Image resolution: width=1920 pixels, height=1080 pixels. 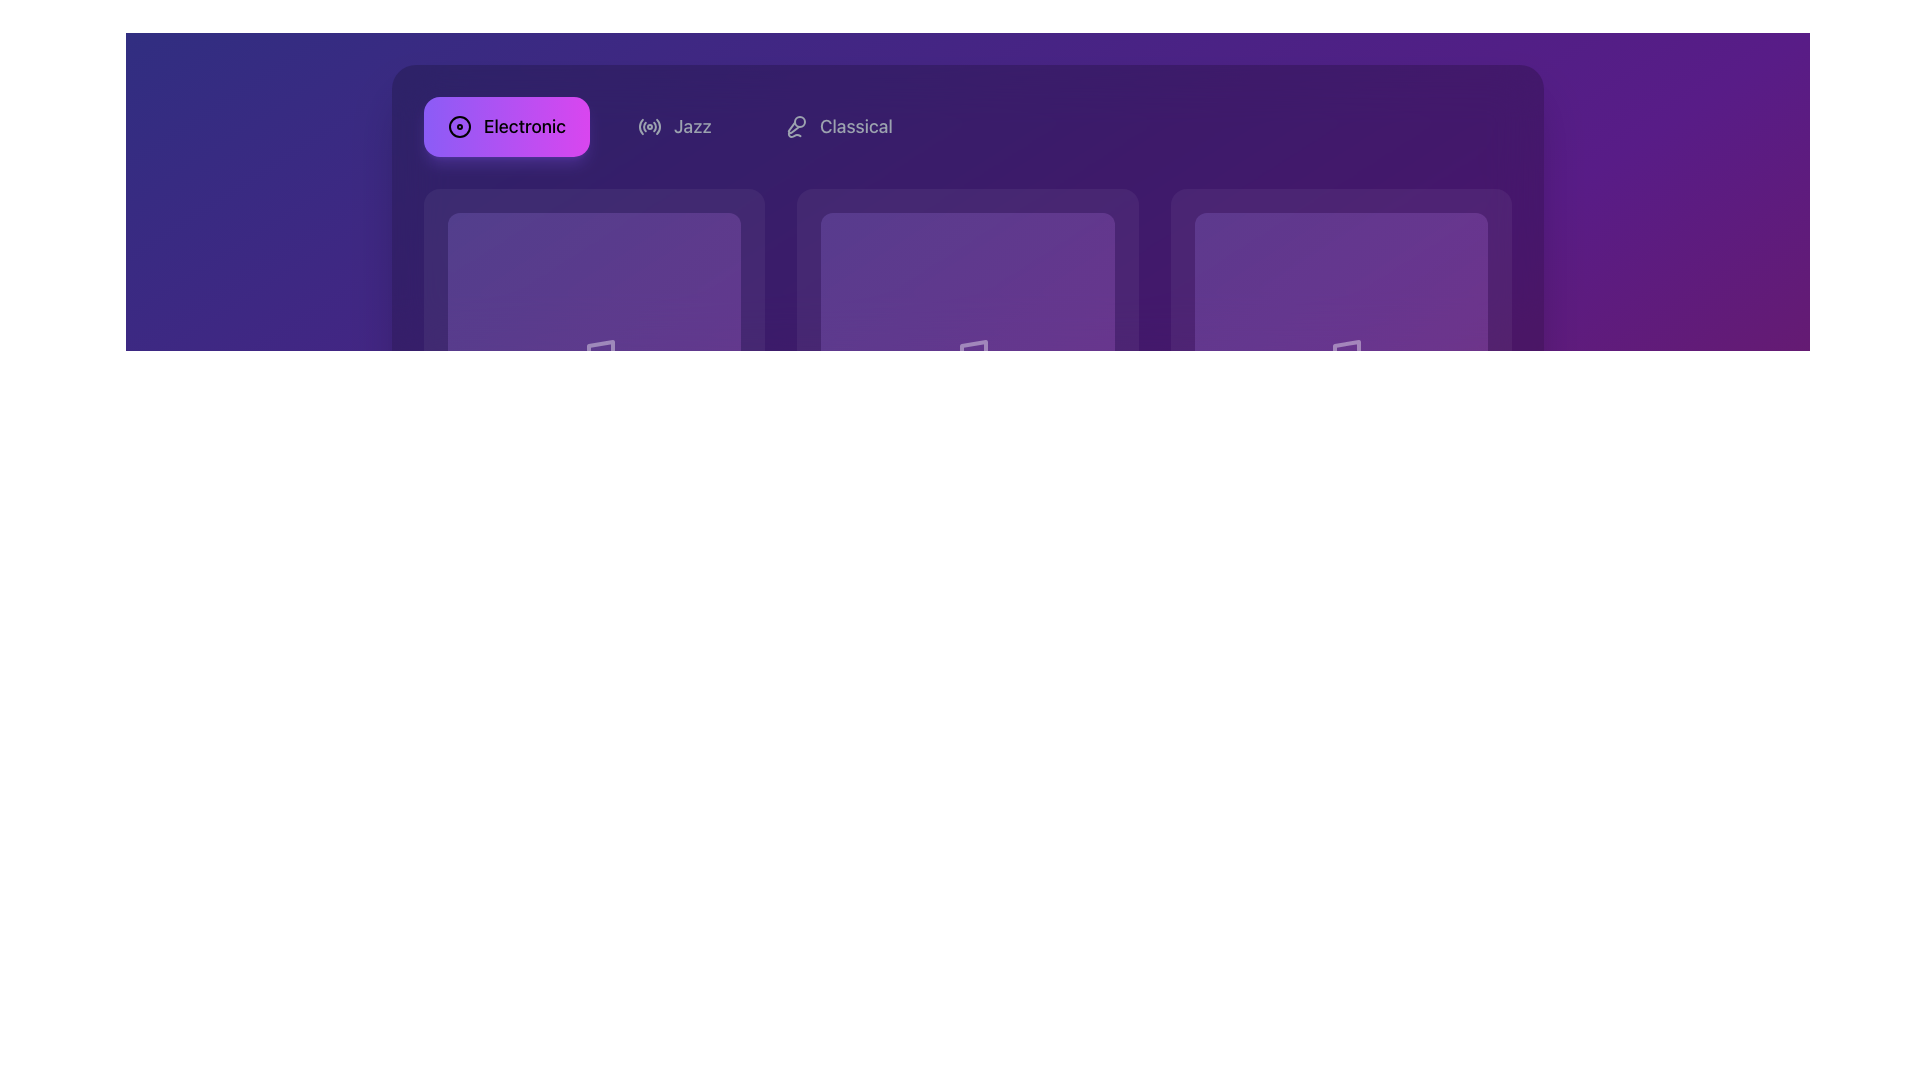 What do you see at coordinates (792, 127) in the screenshot?
I see `the graphical icon located to the right of the 'Jazz' text and adjacent to the 'Classical' label in the top navigation menu for interaction` at bounding box center [792, 127].